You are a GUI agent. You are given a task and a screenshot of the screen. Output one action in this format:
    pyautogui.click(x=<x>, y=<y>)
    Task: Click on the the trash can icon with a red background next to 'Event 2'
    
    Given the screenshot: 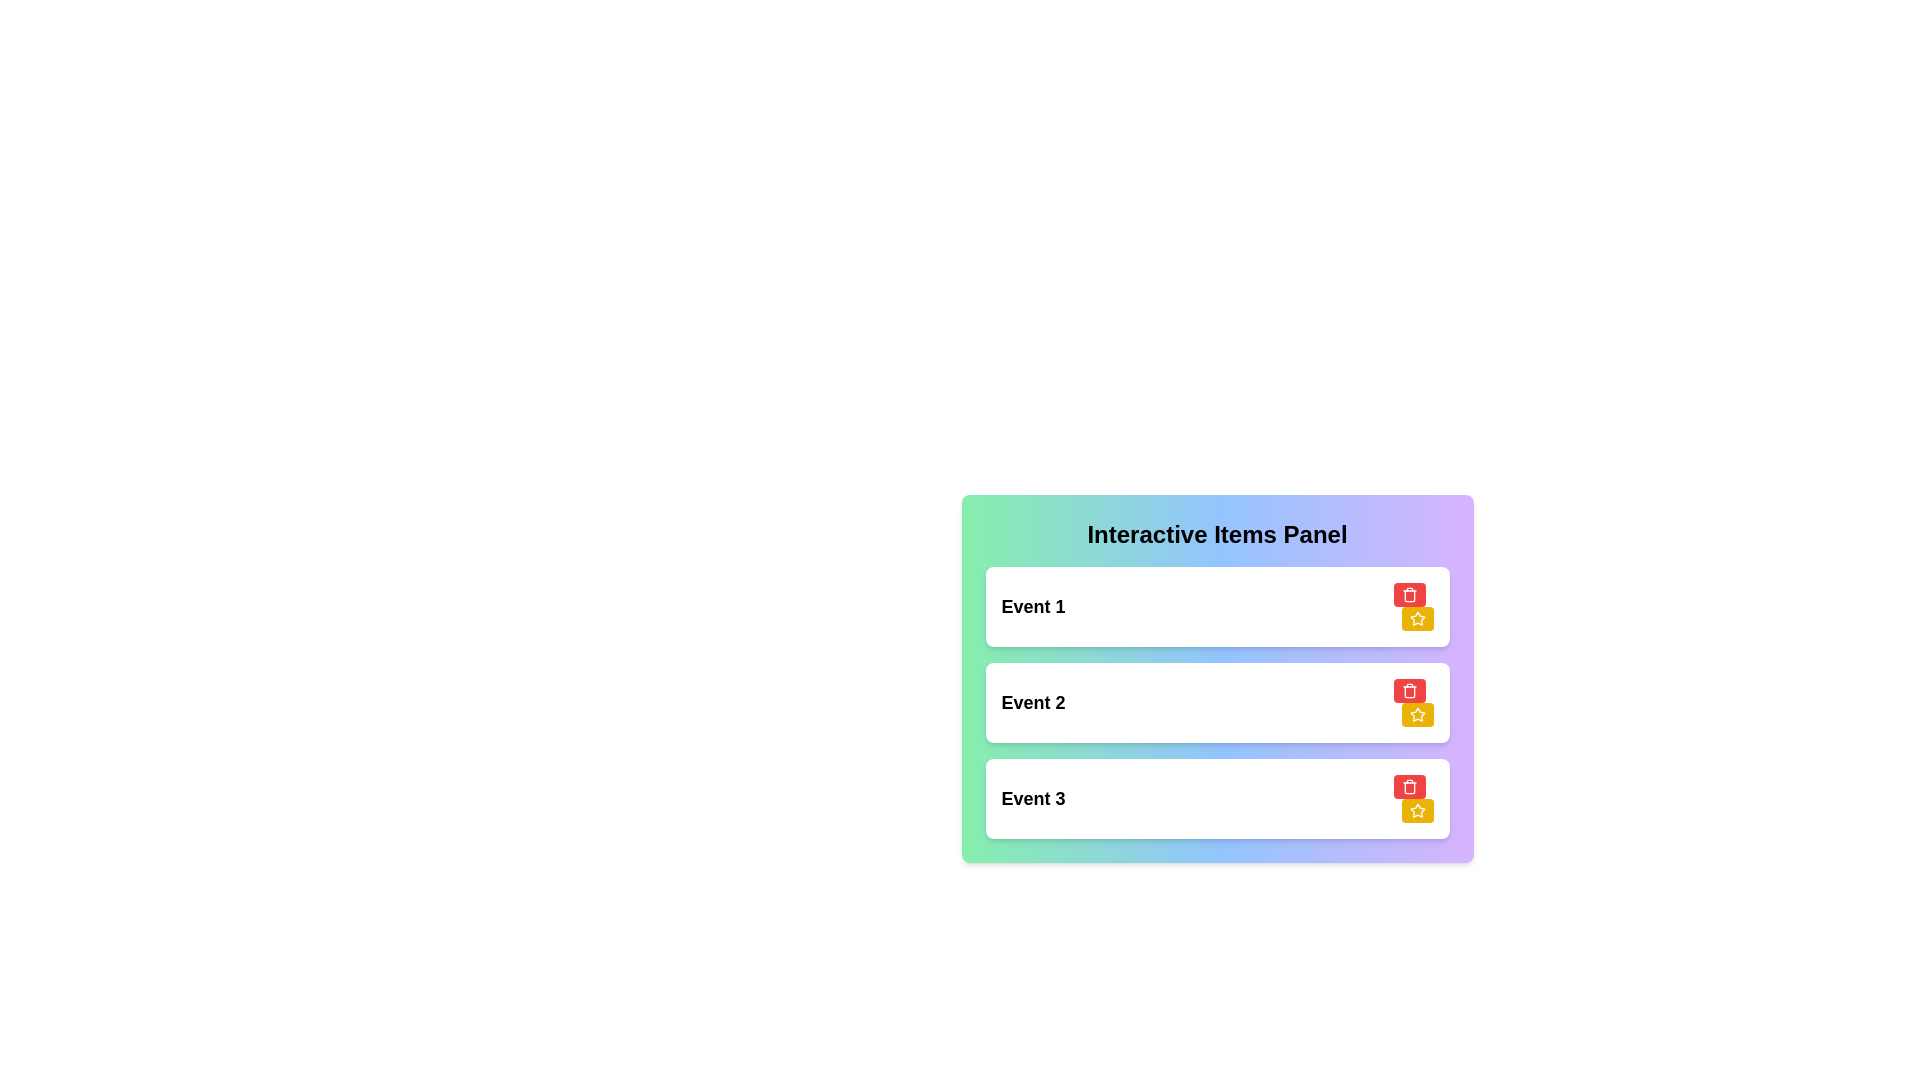 What is the action you would take?
    pyautogui.click(x=1408, y=689)
    